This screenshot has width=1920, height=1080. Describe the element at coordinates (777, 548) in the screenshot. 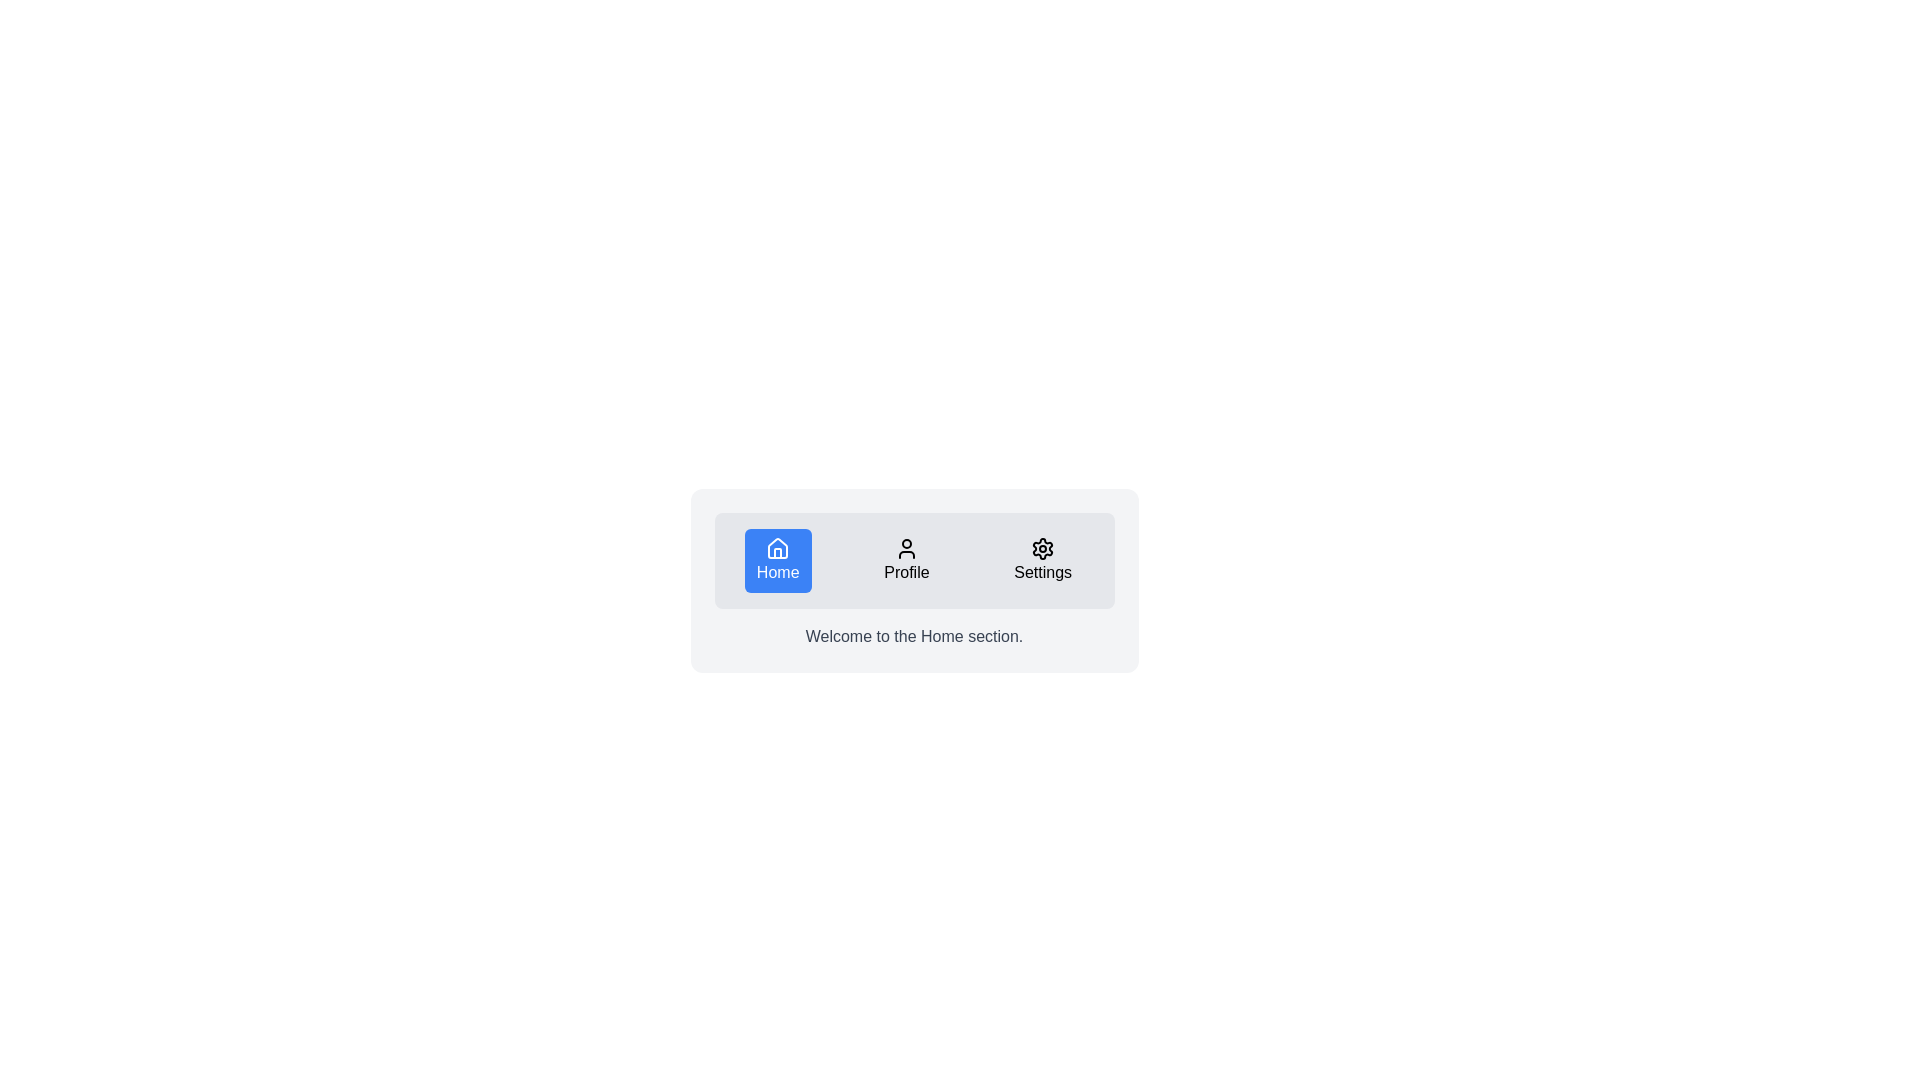

I see `the house-shaped icon with white lines against a blue background, located within the 'Home' button, the first button from the left in a horizontal arrangement of three buttons` at that location.